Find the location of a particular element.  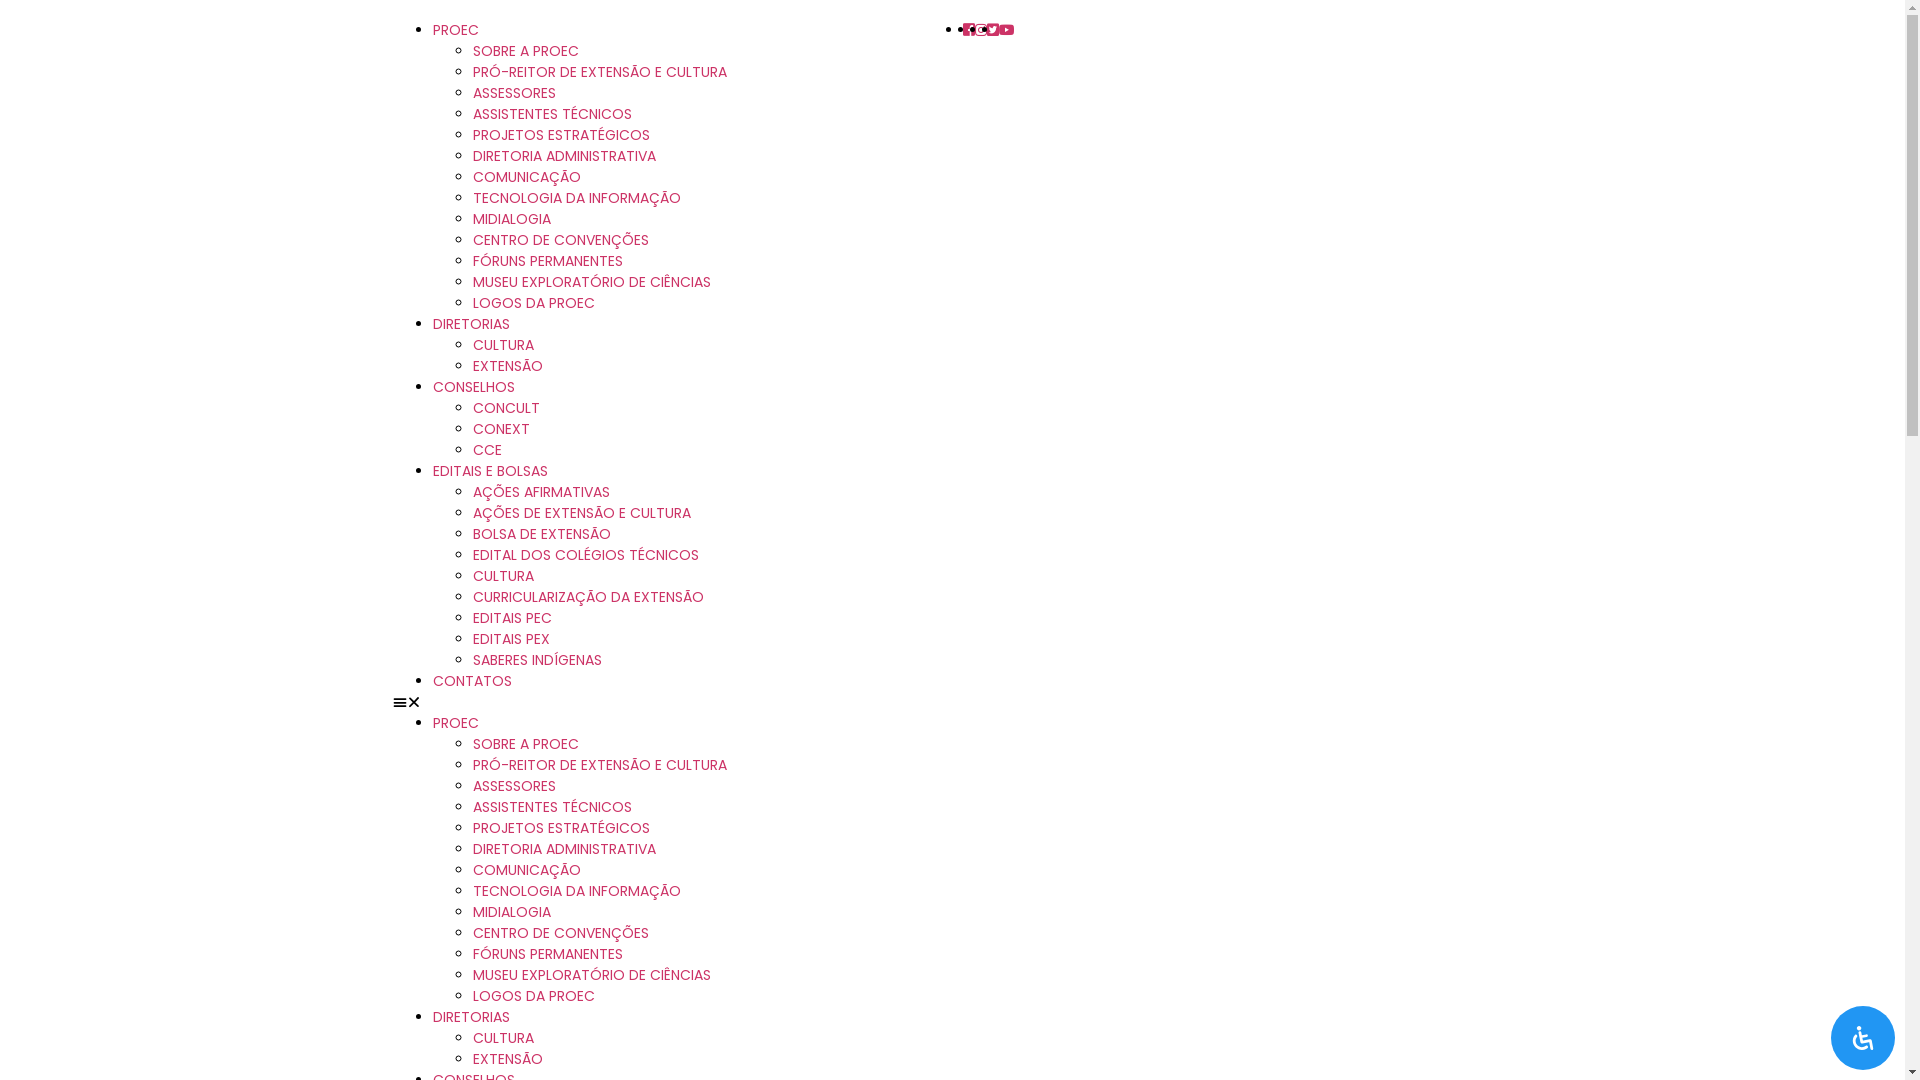

'LOGOS DA PROEC' is located at coordinates (532, 303).